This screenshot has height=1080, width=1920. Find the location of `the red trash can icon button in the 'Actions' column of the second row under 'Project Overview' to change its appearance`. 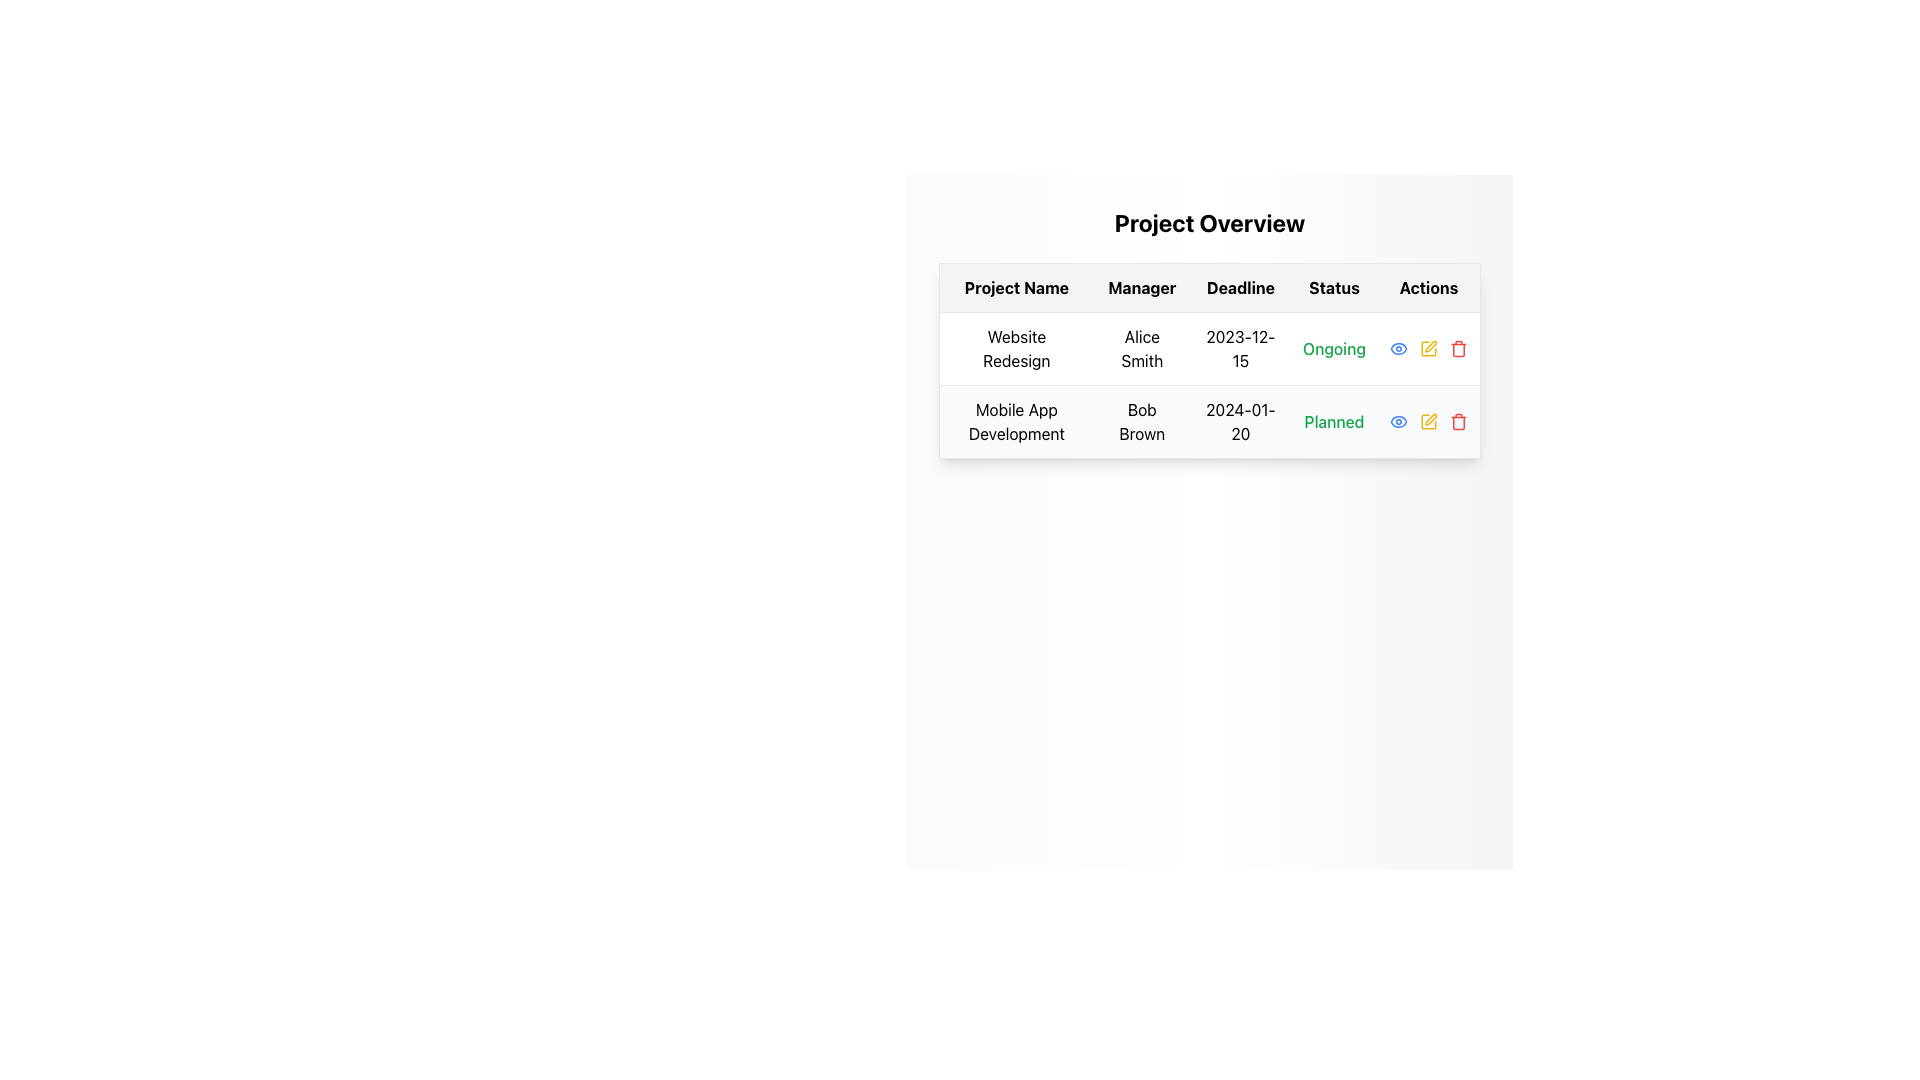

the red trash can icon button in the 'Actions' column of the second row under 'Project Overview' to change its appearance is located at coordinates (1459, 420).